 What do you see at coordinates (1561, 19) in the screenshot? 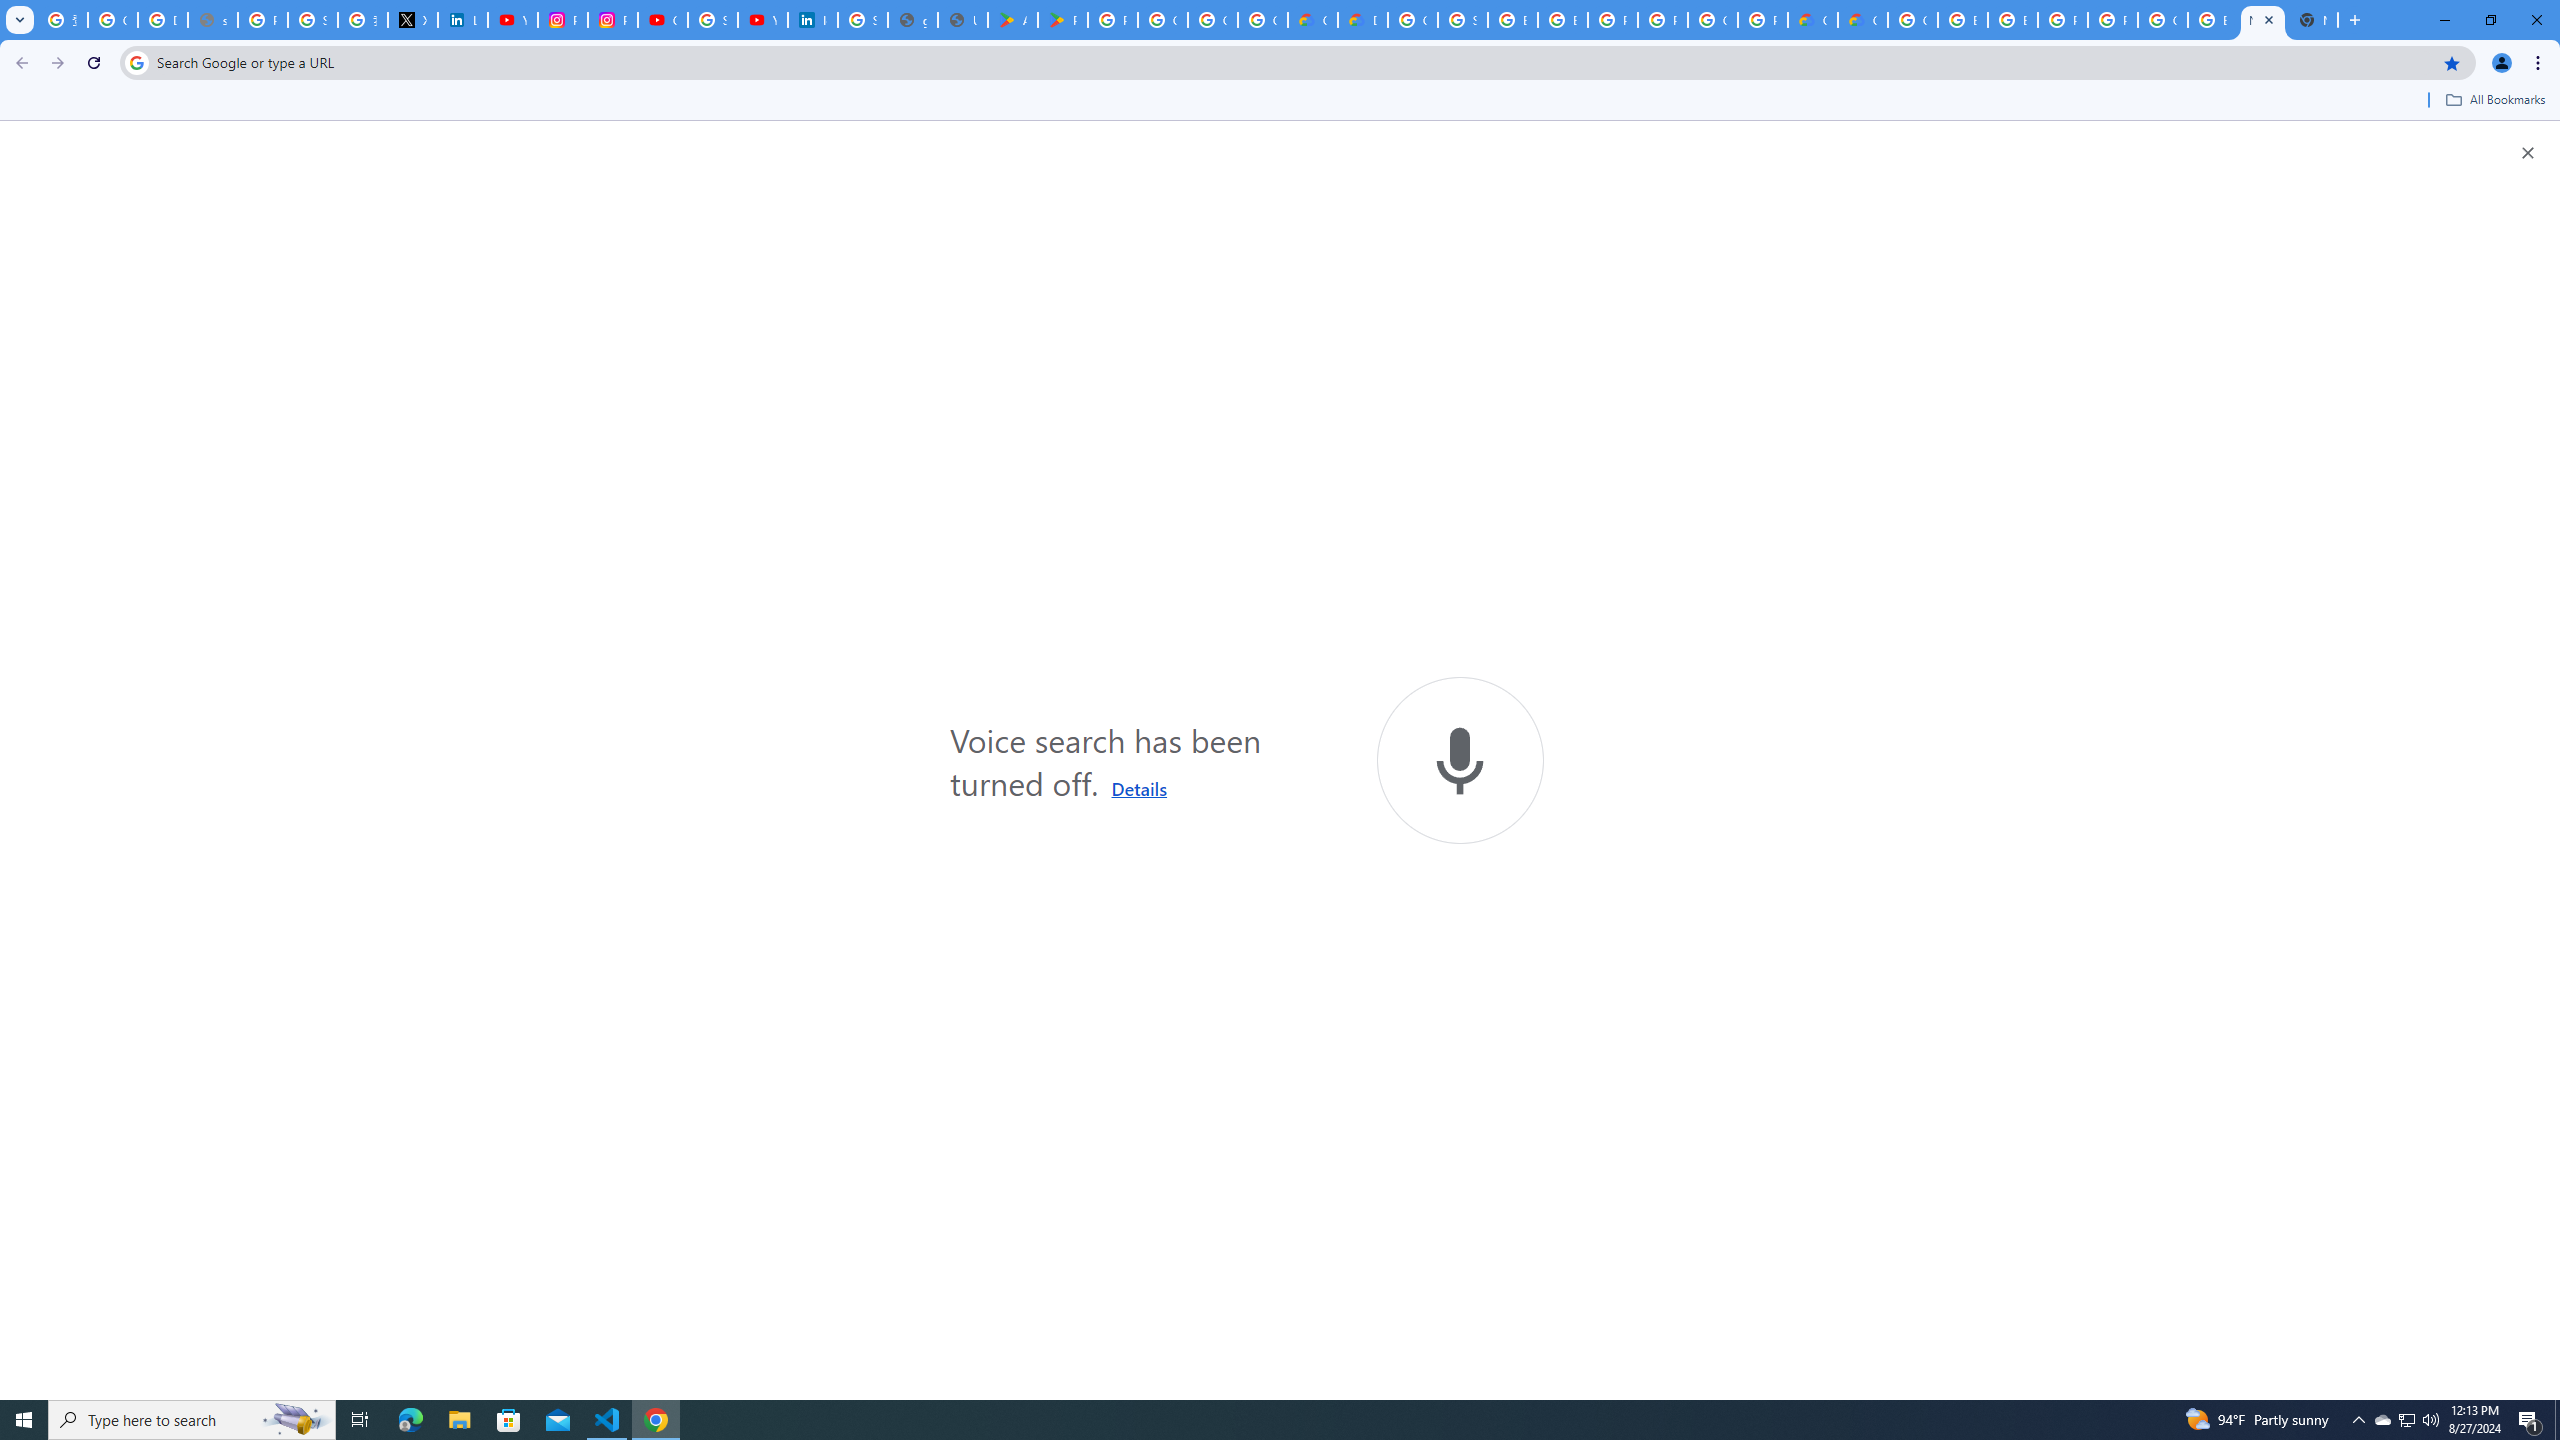
I see `'Browse Chrome as a guest - Computer - Google Chrome Help'` at bounding box center [1561, 19].